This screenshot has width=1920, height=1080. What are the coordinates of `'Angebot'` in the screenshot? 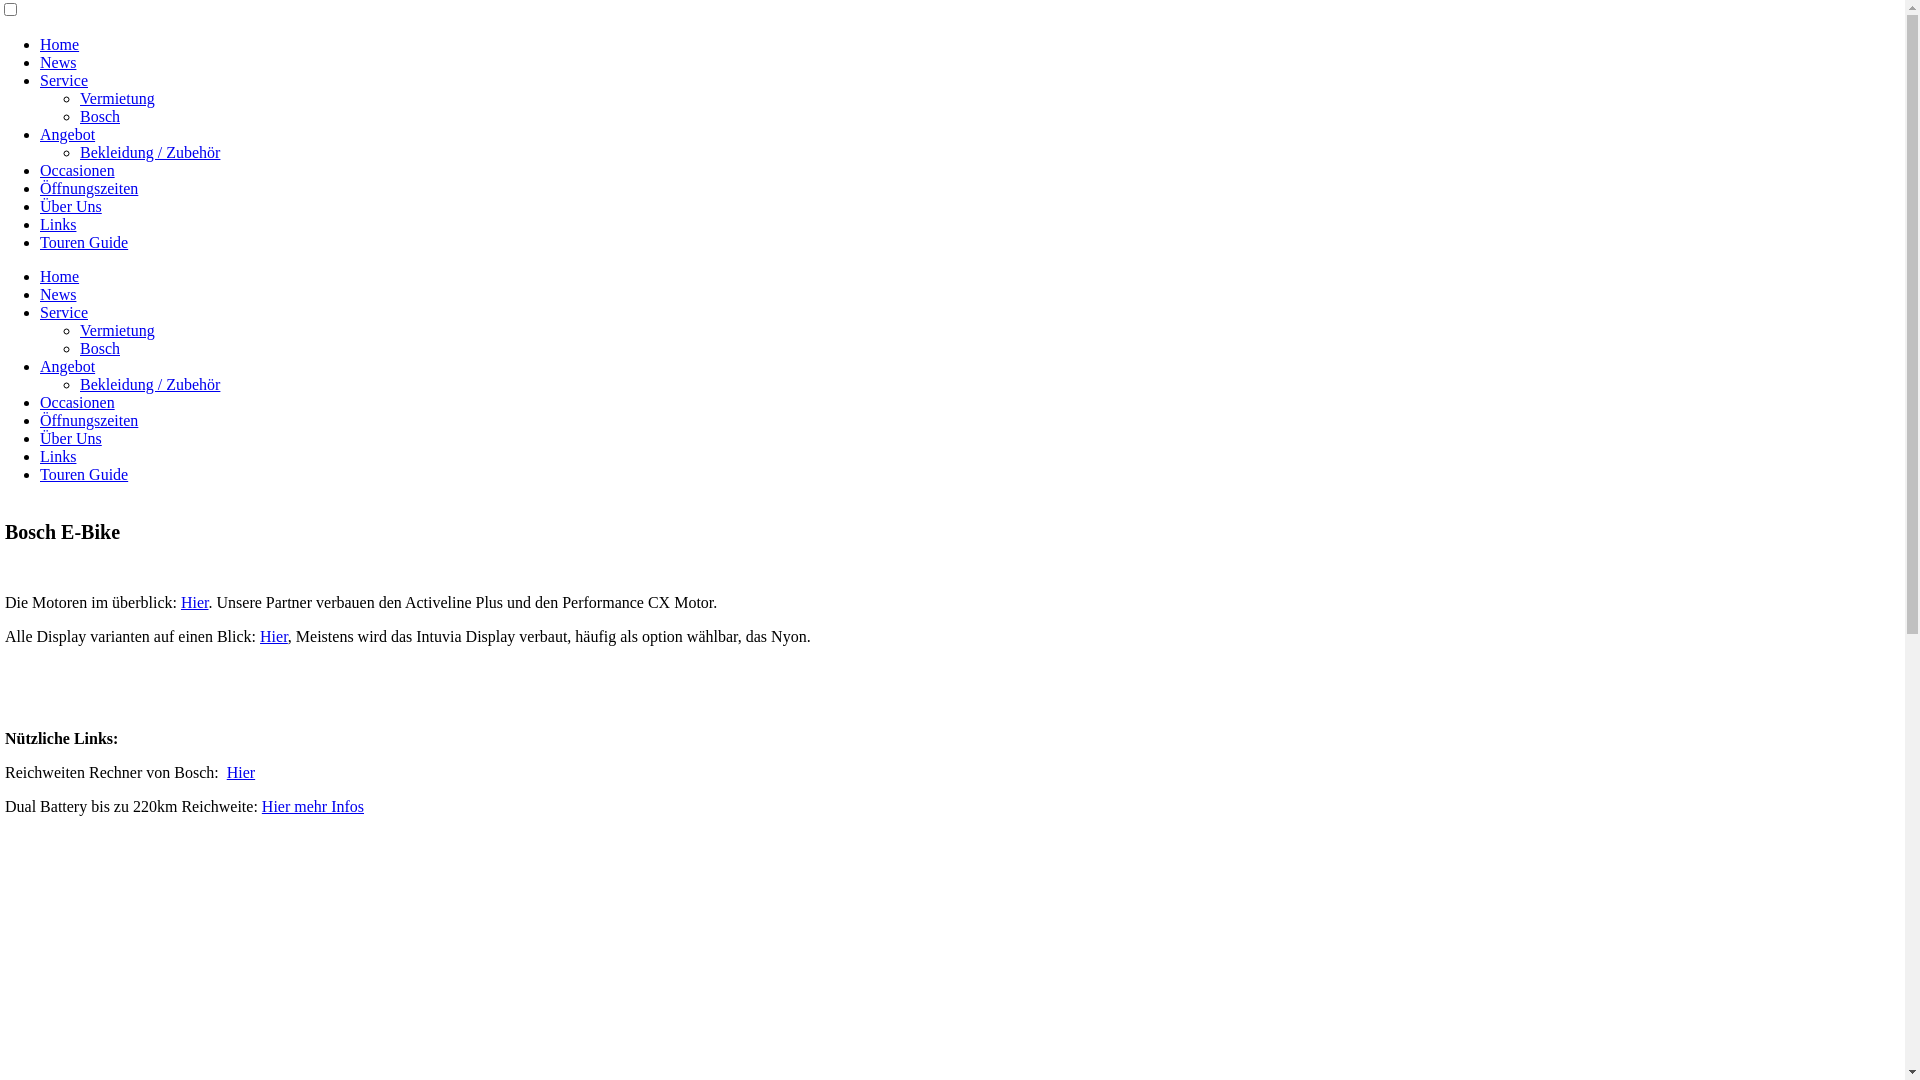 It's located at (67, 134).